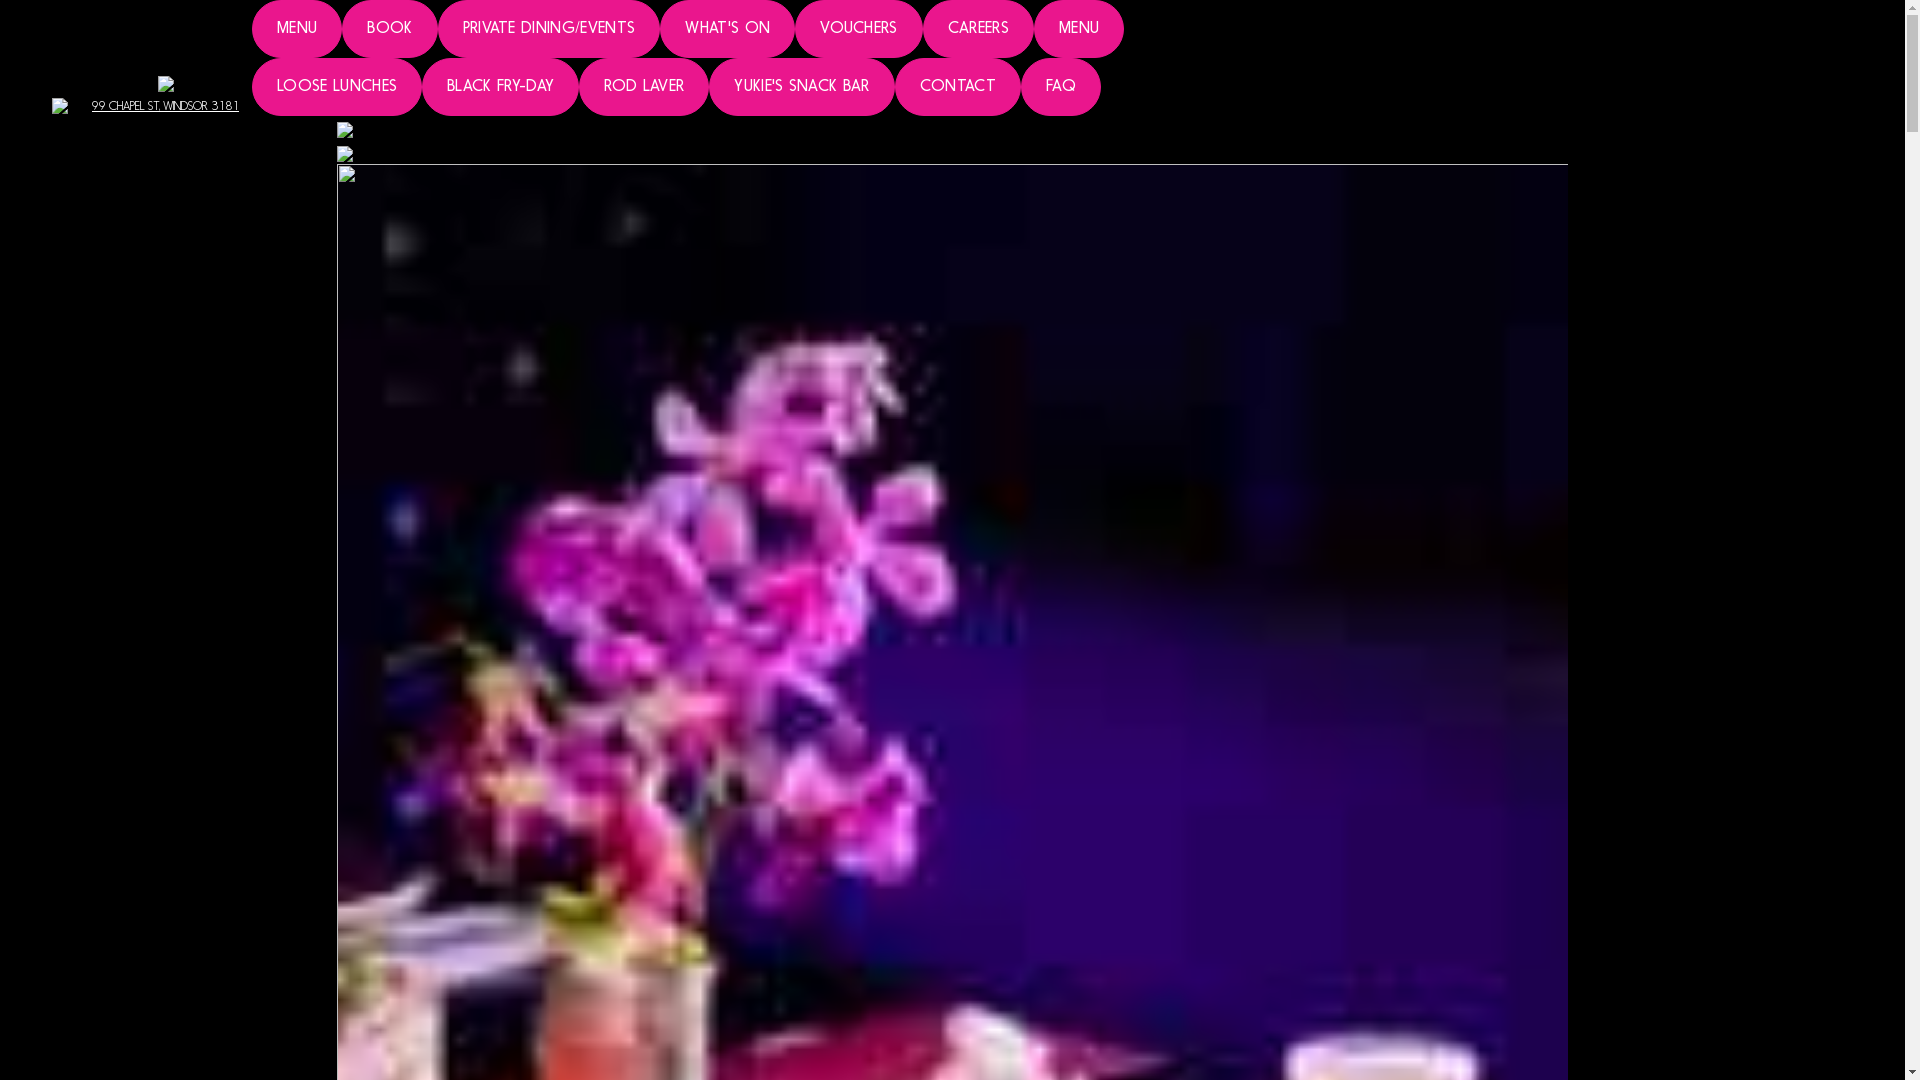 This screenshot has height=1080, width=1920. Describe the element at coordinates (1021, 86) in the screenshot. I see `'FAQ'` at that location.